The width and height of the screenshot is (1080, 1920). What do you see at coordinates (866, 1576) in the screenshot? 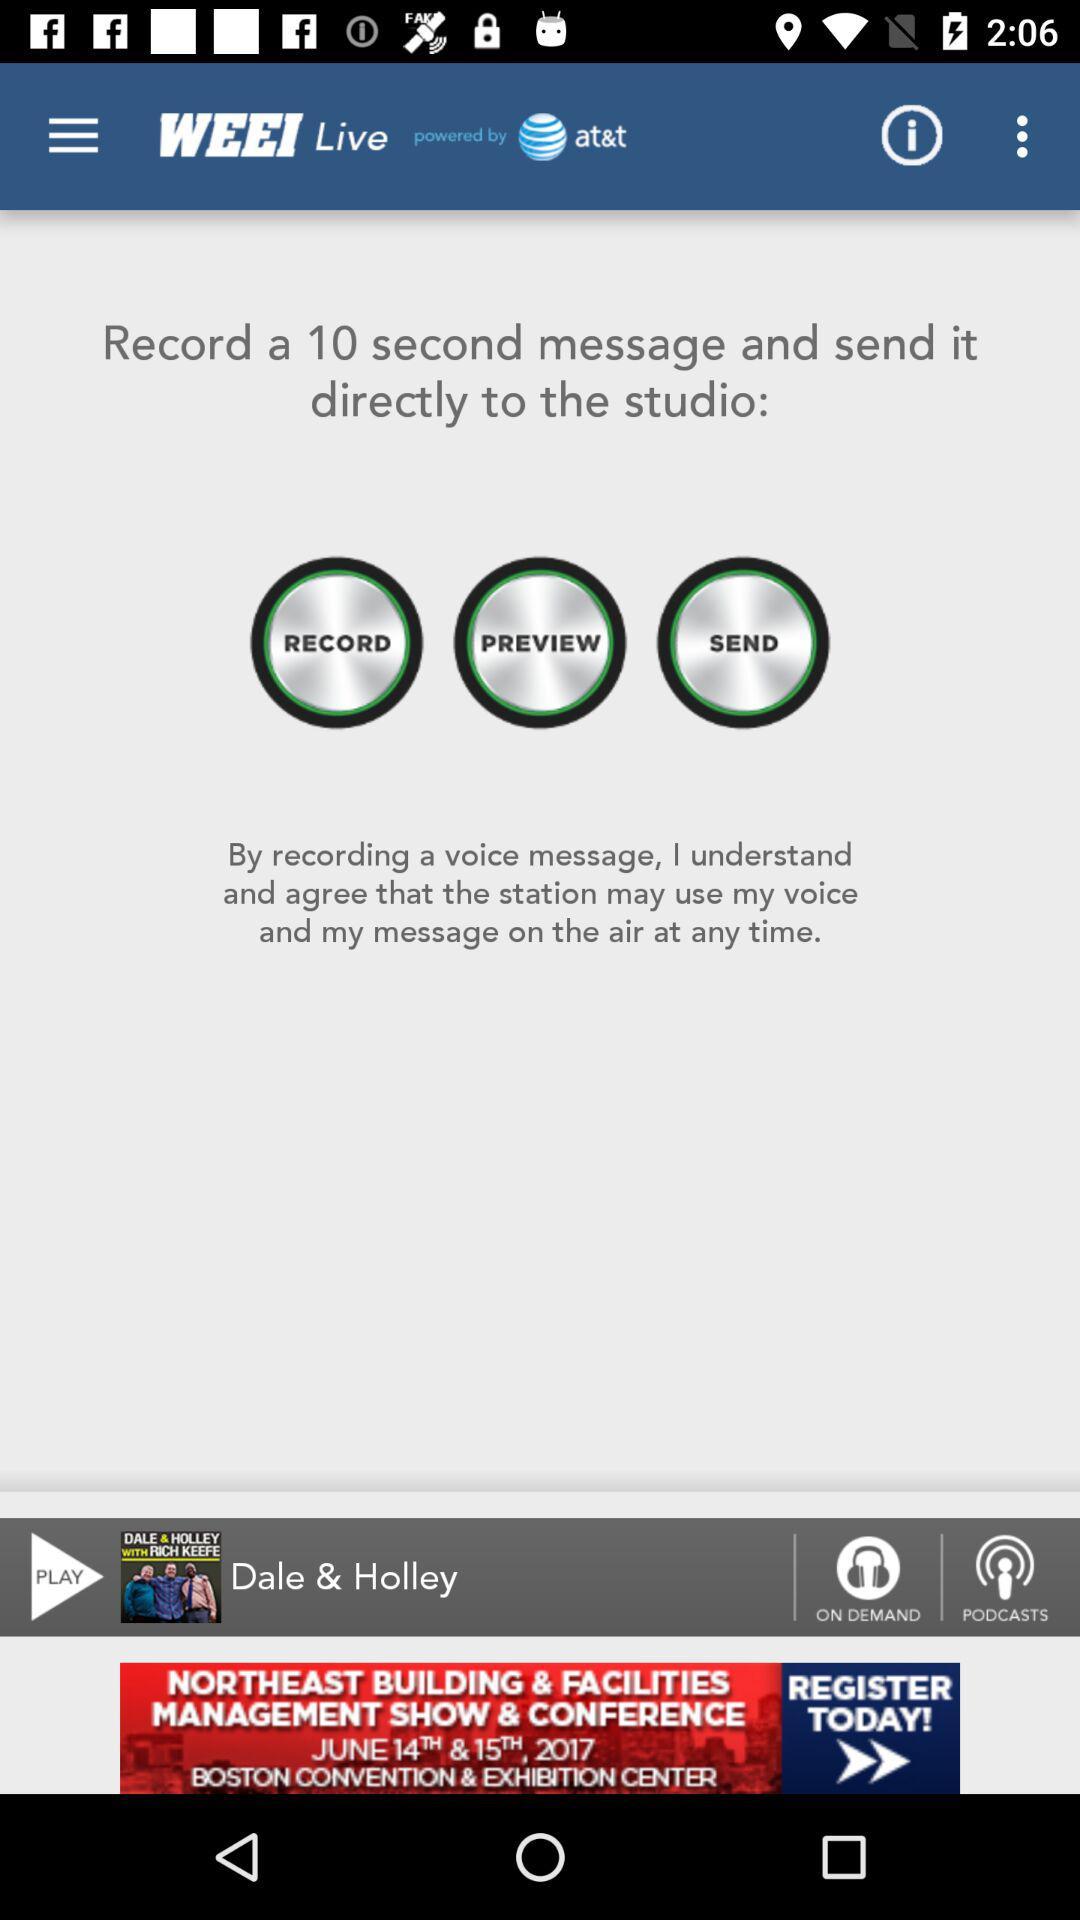
I see `the lock icon` at bounding box center [866, 1576].